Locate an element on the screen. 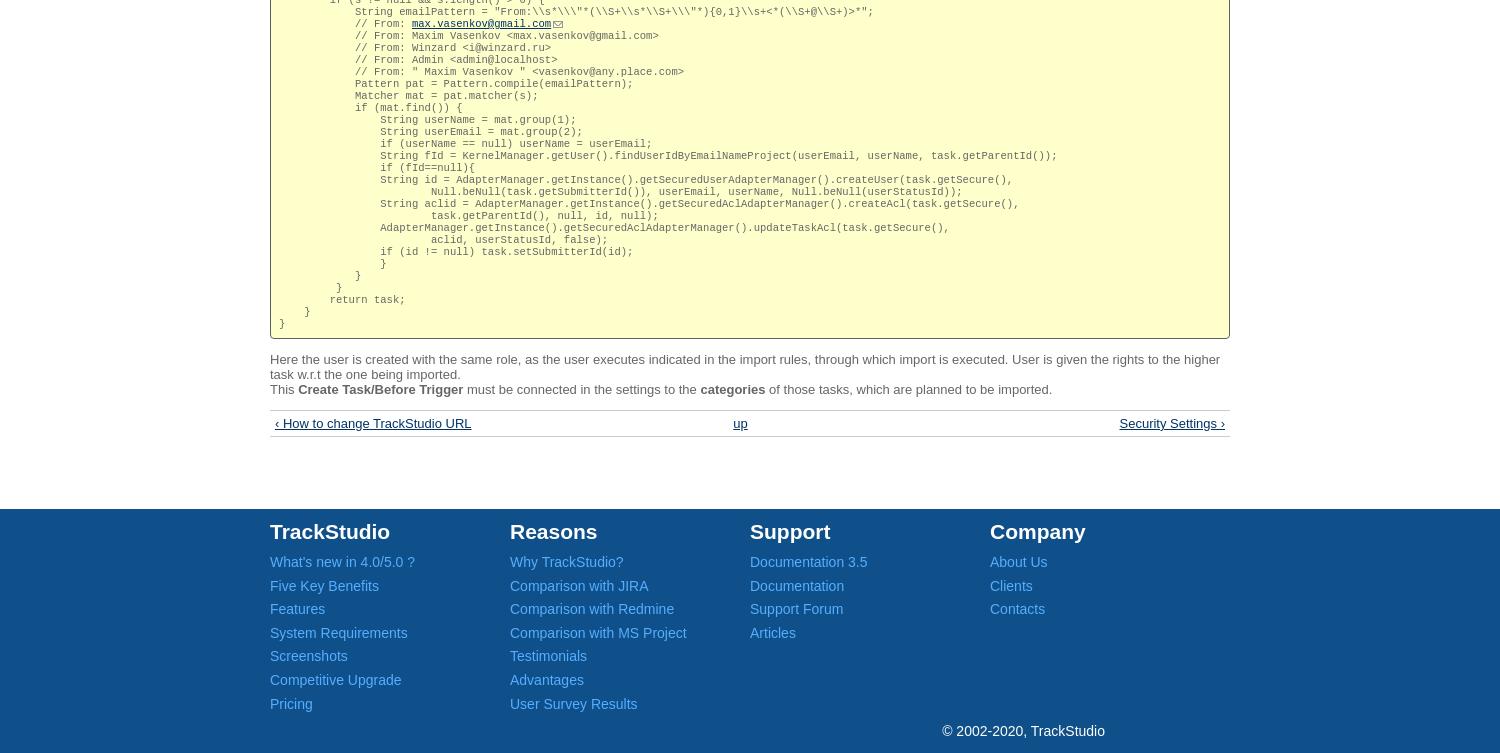 This screenshot has height=753, width=1500. 'Testimonials' is located at coordinates (548, 655).